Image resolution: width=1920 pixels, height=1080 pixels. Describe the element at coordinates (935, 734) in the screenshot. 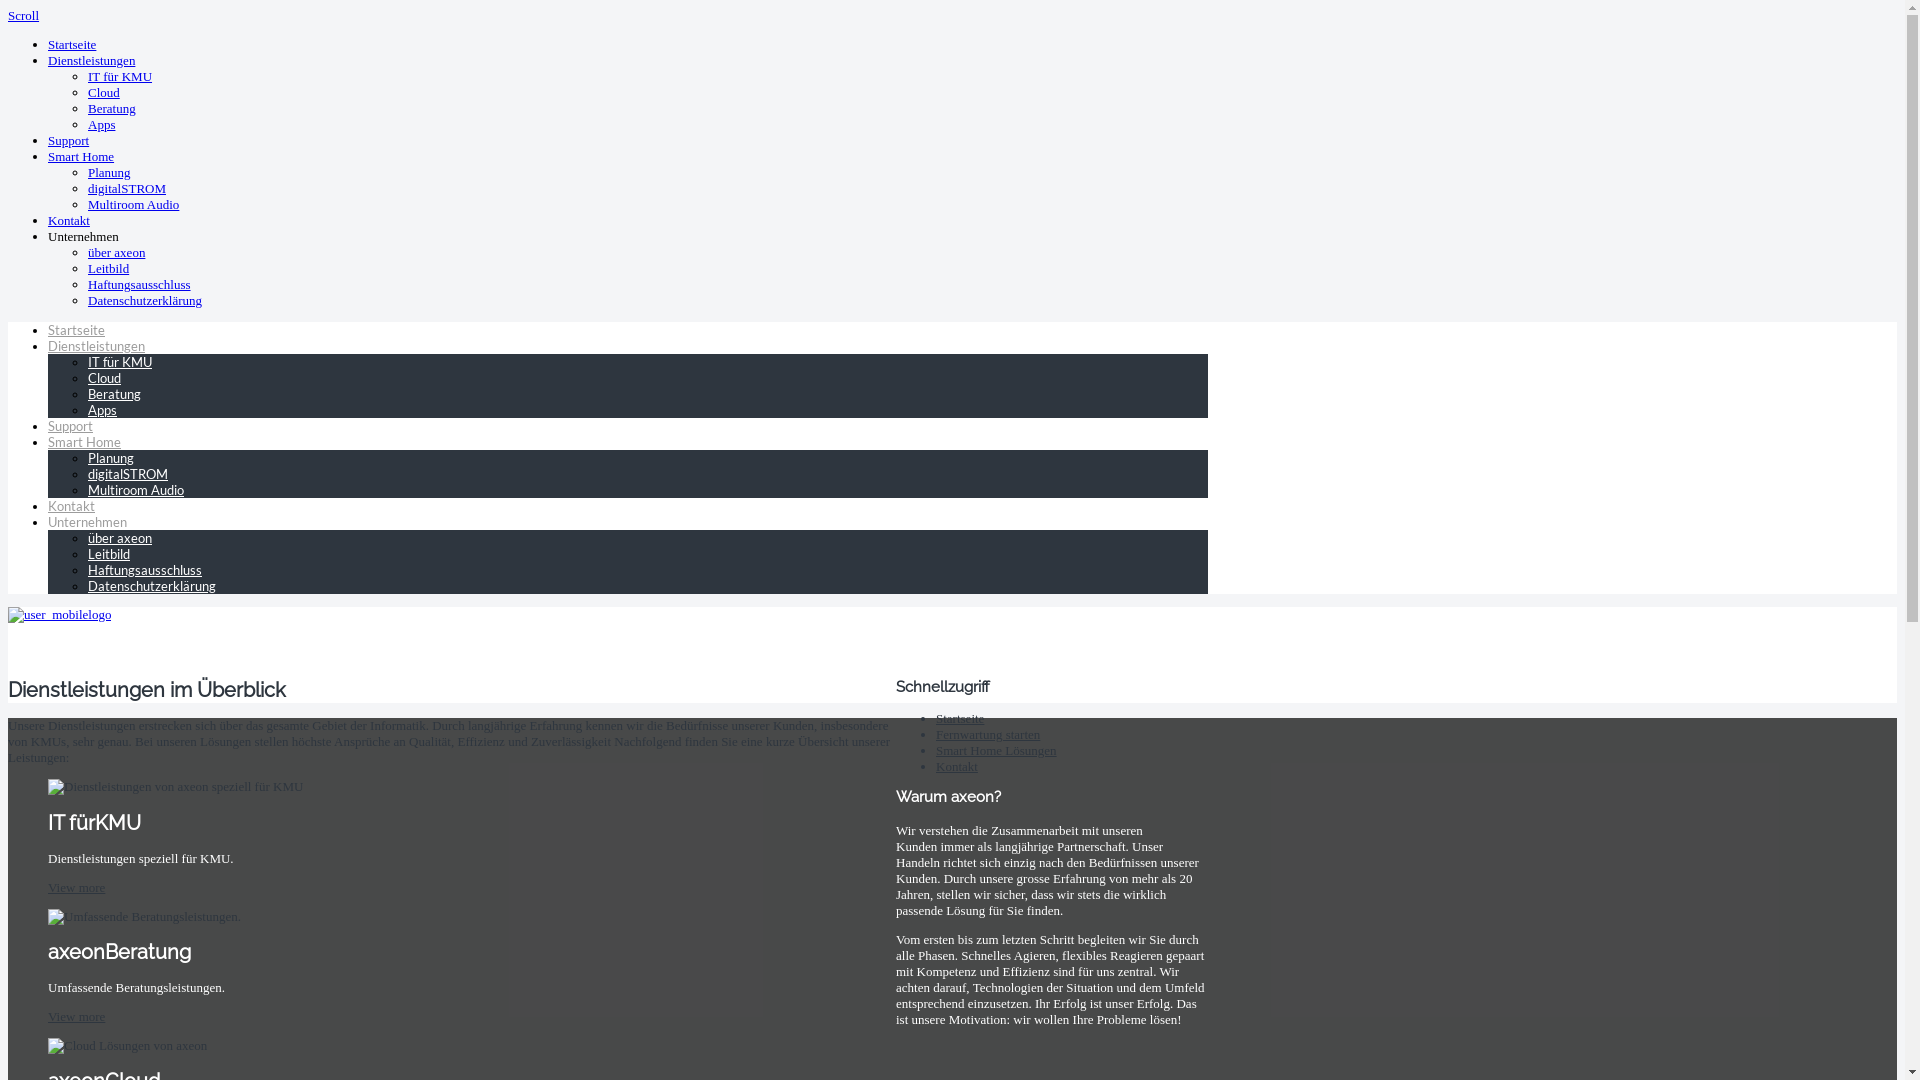

I see `'Fernwartung starten'` at that location.